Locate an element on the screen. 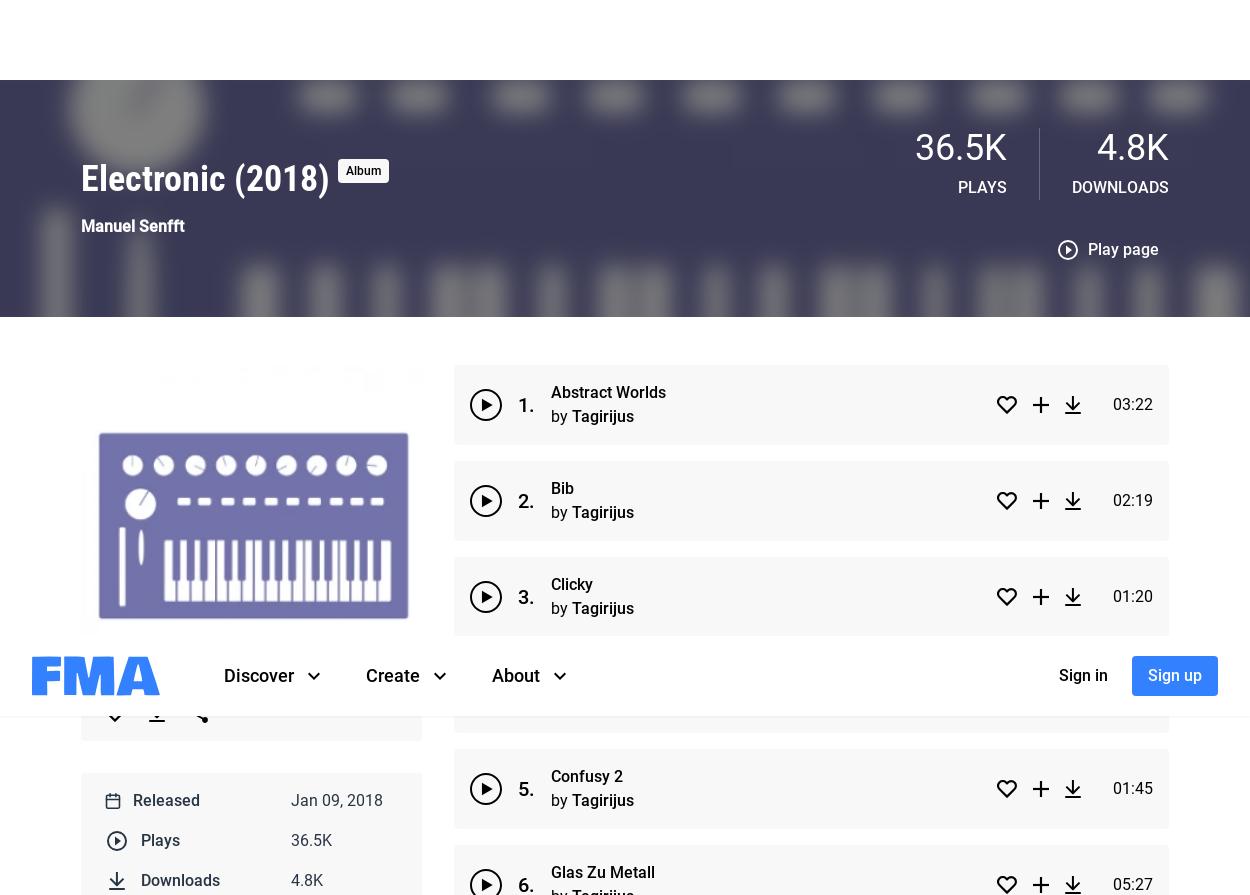 The height and width of the screenshot is (895, 1250). 'TakeNode' is located at coordinates (443, 241).